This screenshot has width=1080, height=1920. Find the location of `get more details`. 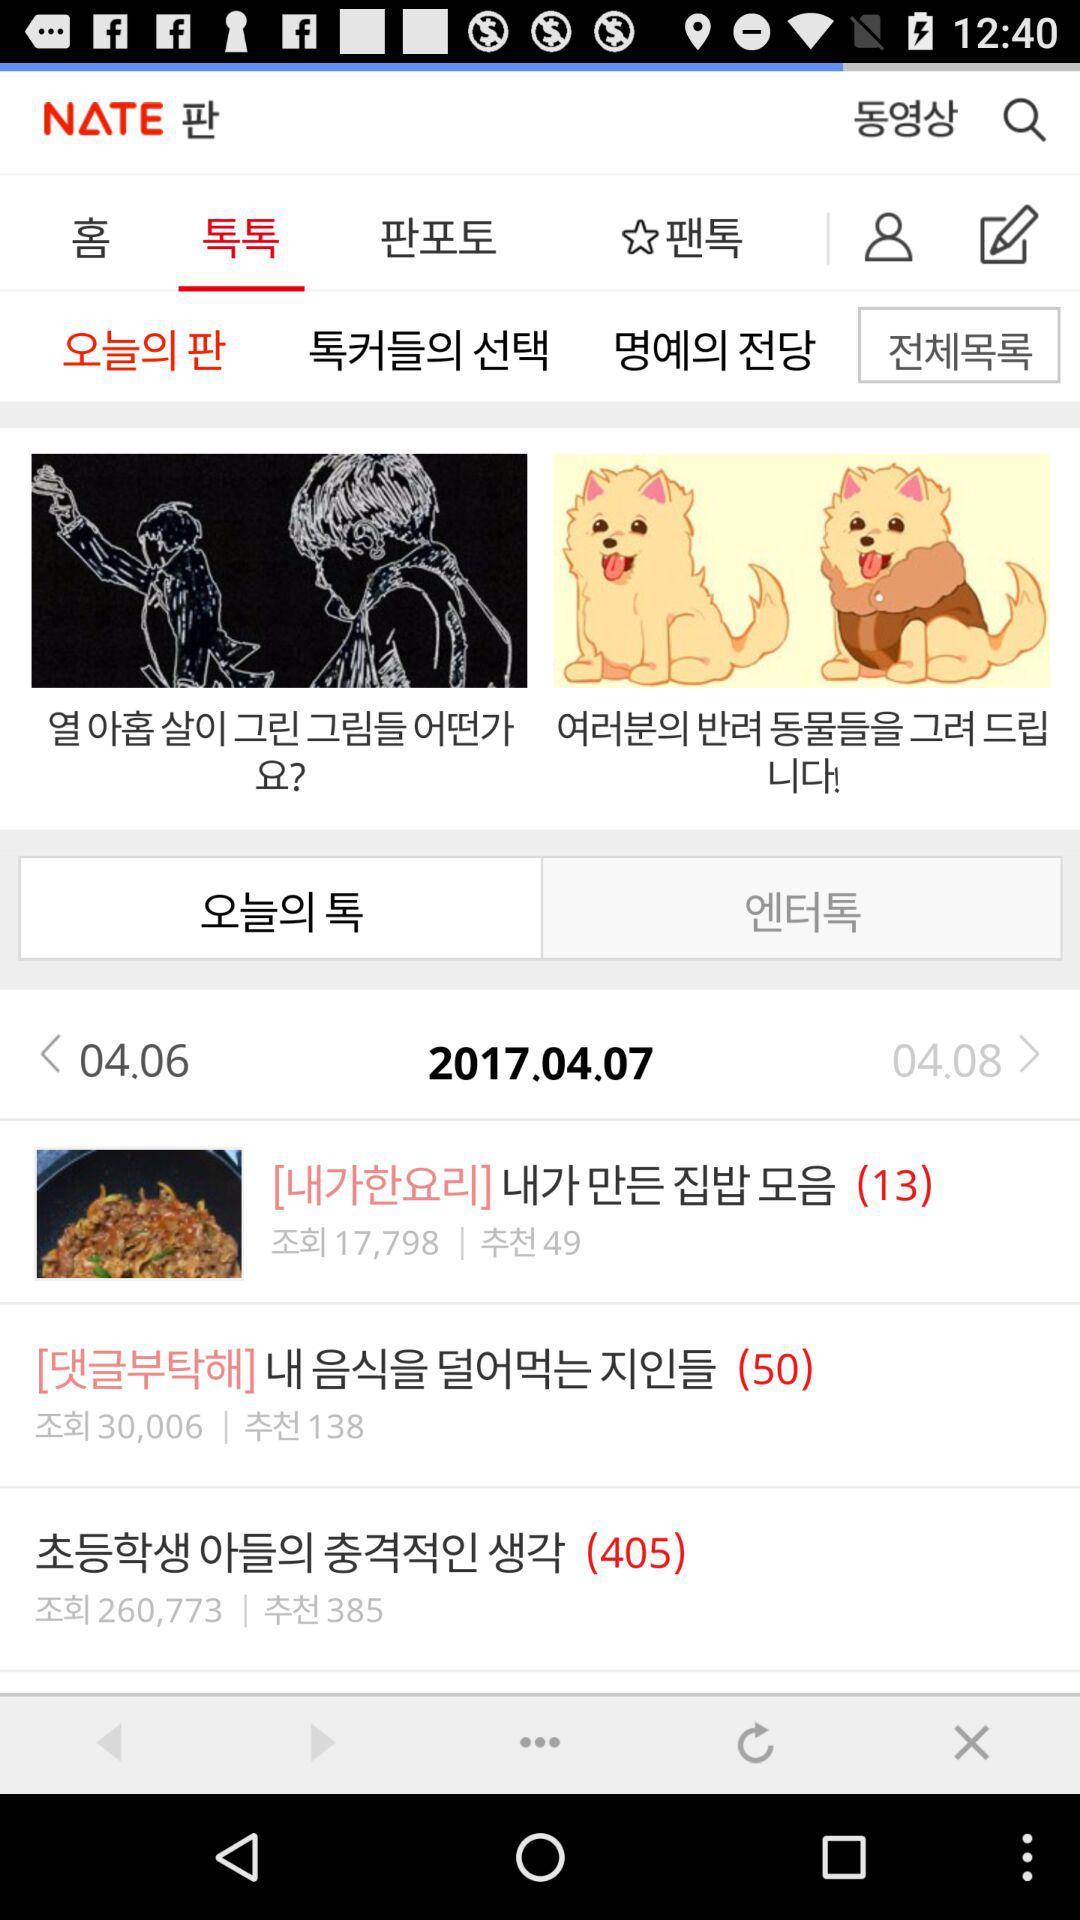

get more details is located at coordinates (540, 1741).